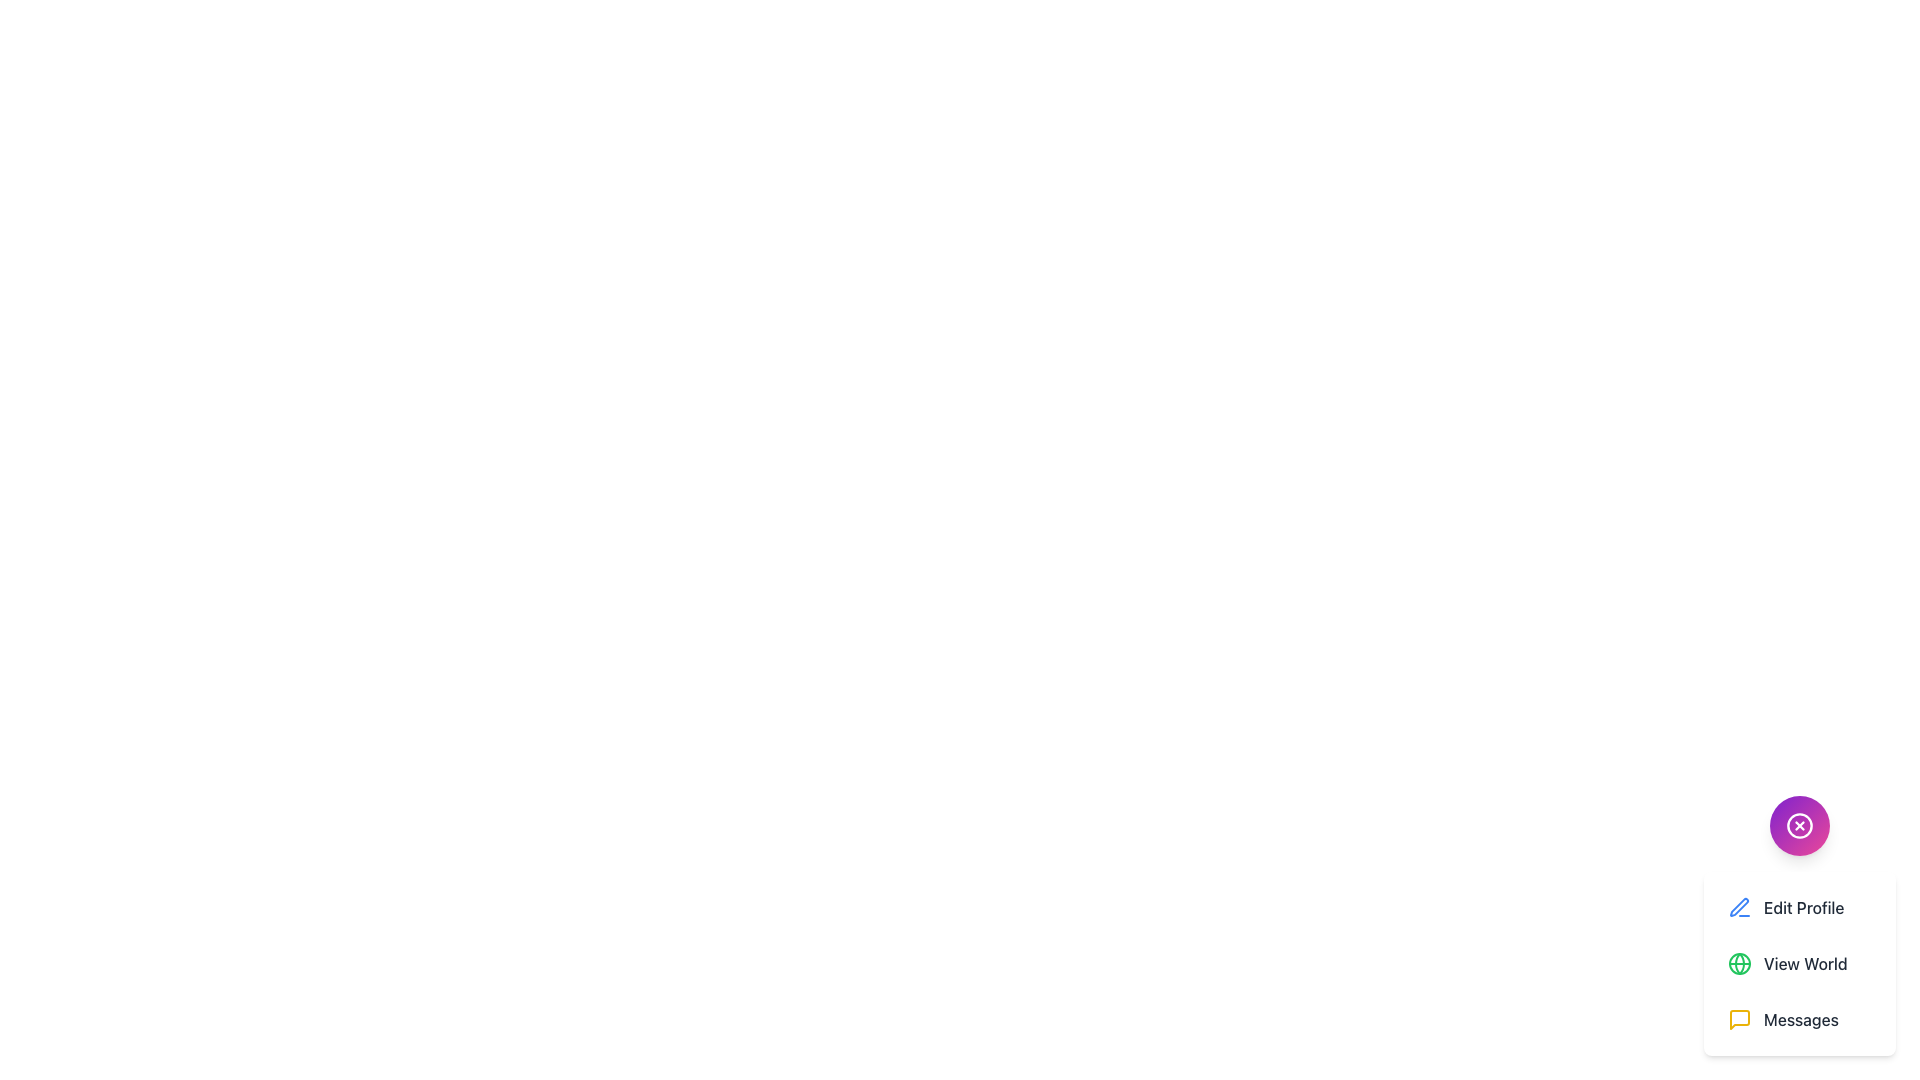 The width and height of the screenshot is (1920, 1080). Describe the element at coordinates (1738, 963) in the screenshot. I see `the globe icon, which is a circular icon with intersecting curved lines in green, located to the left of the 'View World' text in a vertical menu structure` at that location.